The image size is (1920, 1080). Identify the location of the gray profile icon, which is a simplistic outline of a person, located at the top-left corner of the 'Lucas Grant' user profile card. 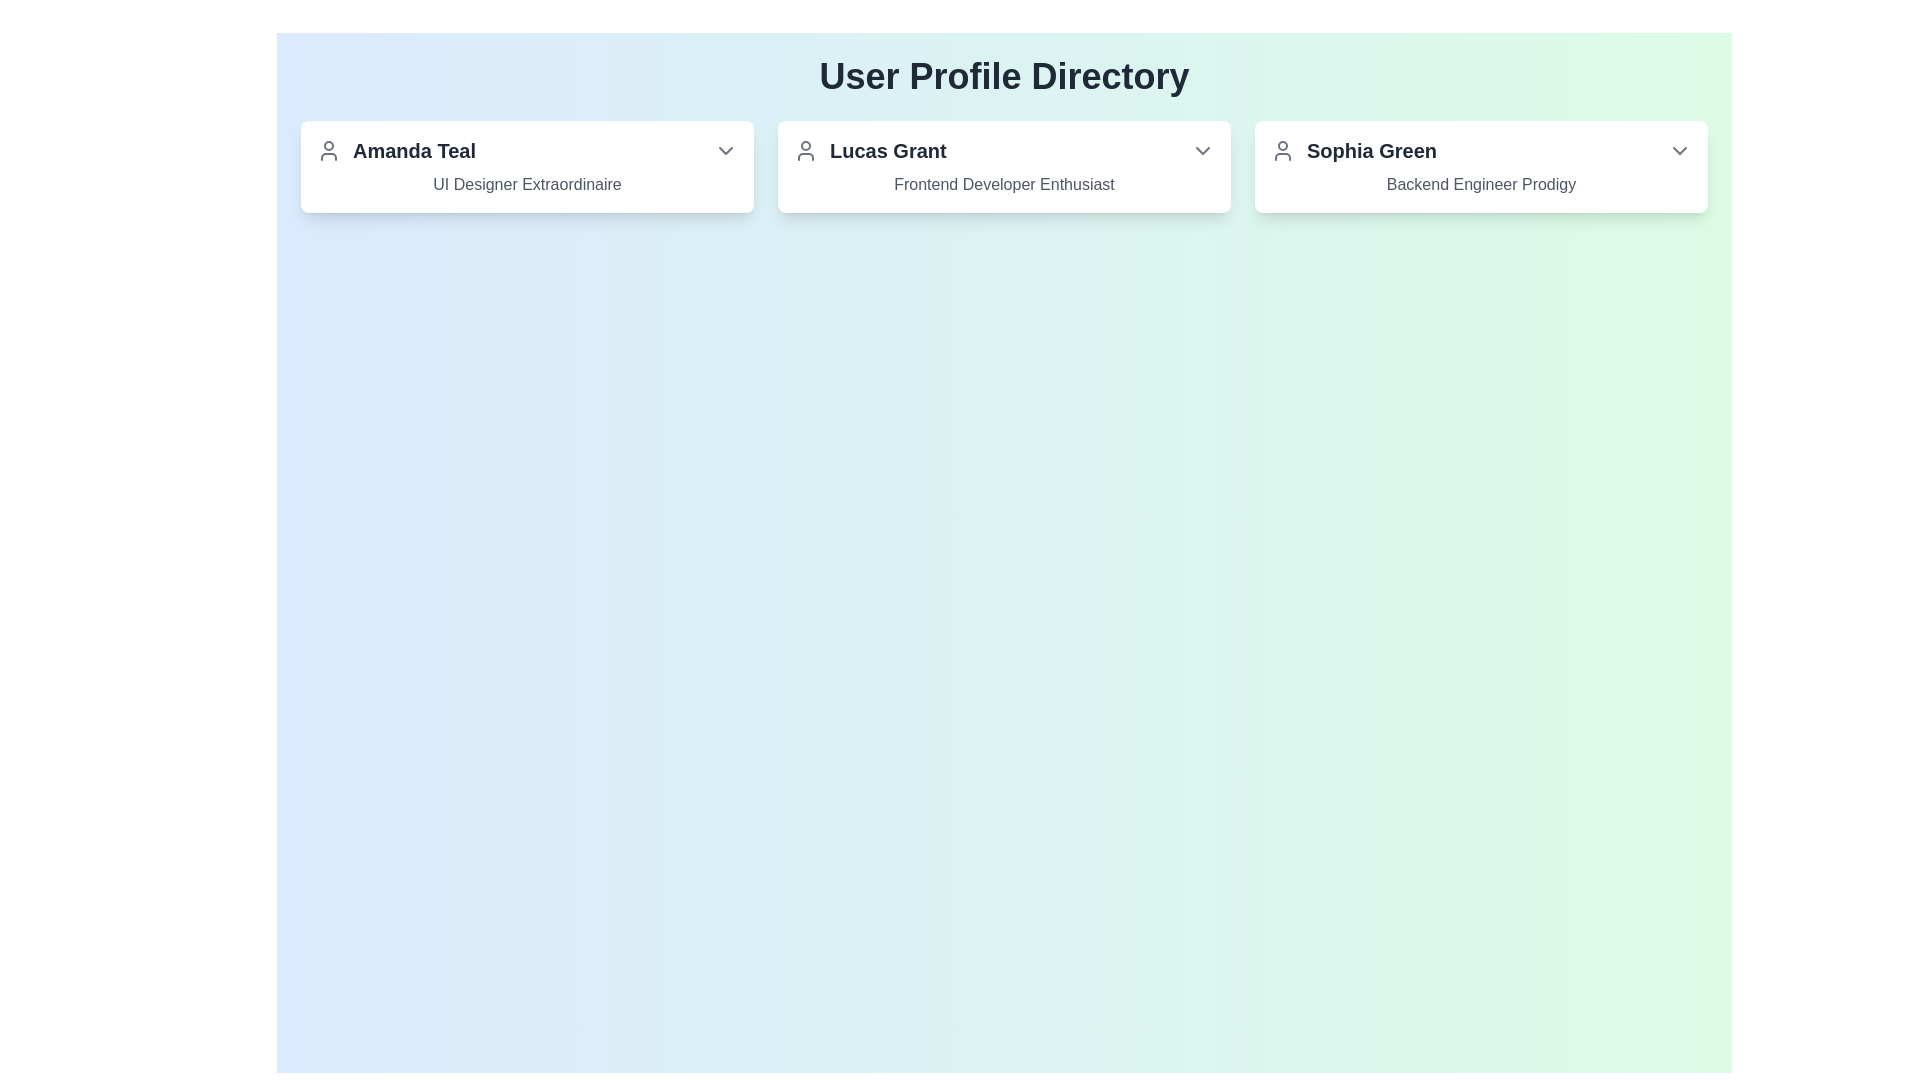
(806, 149).